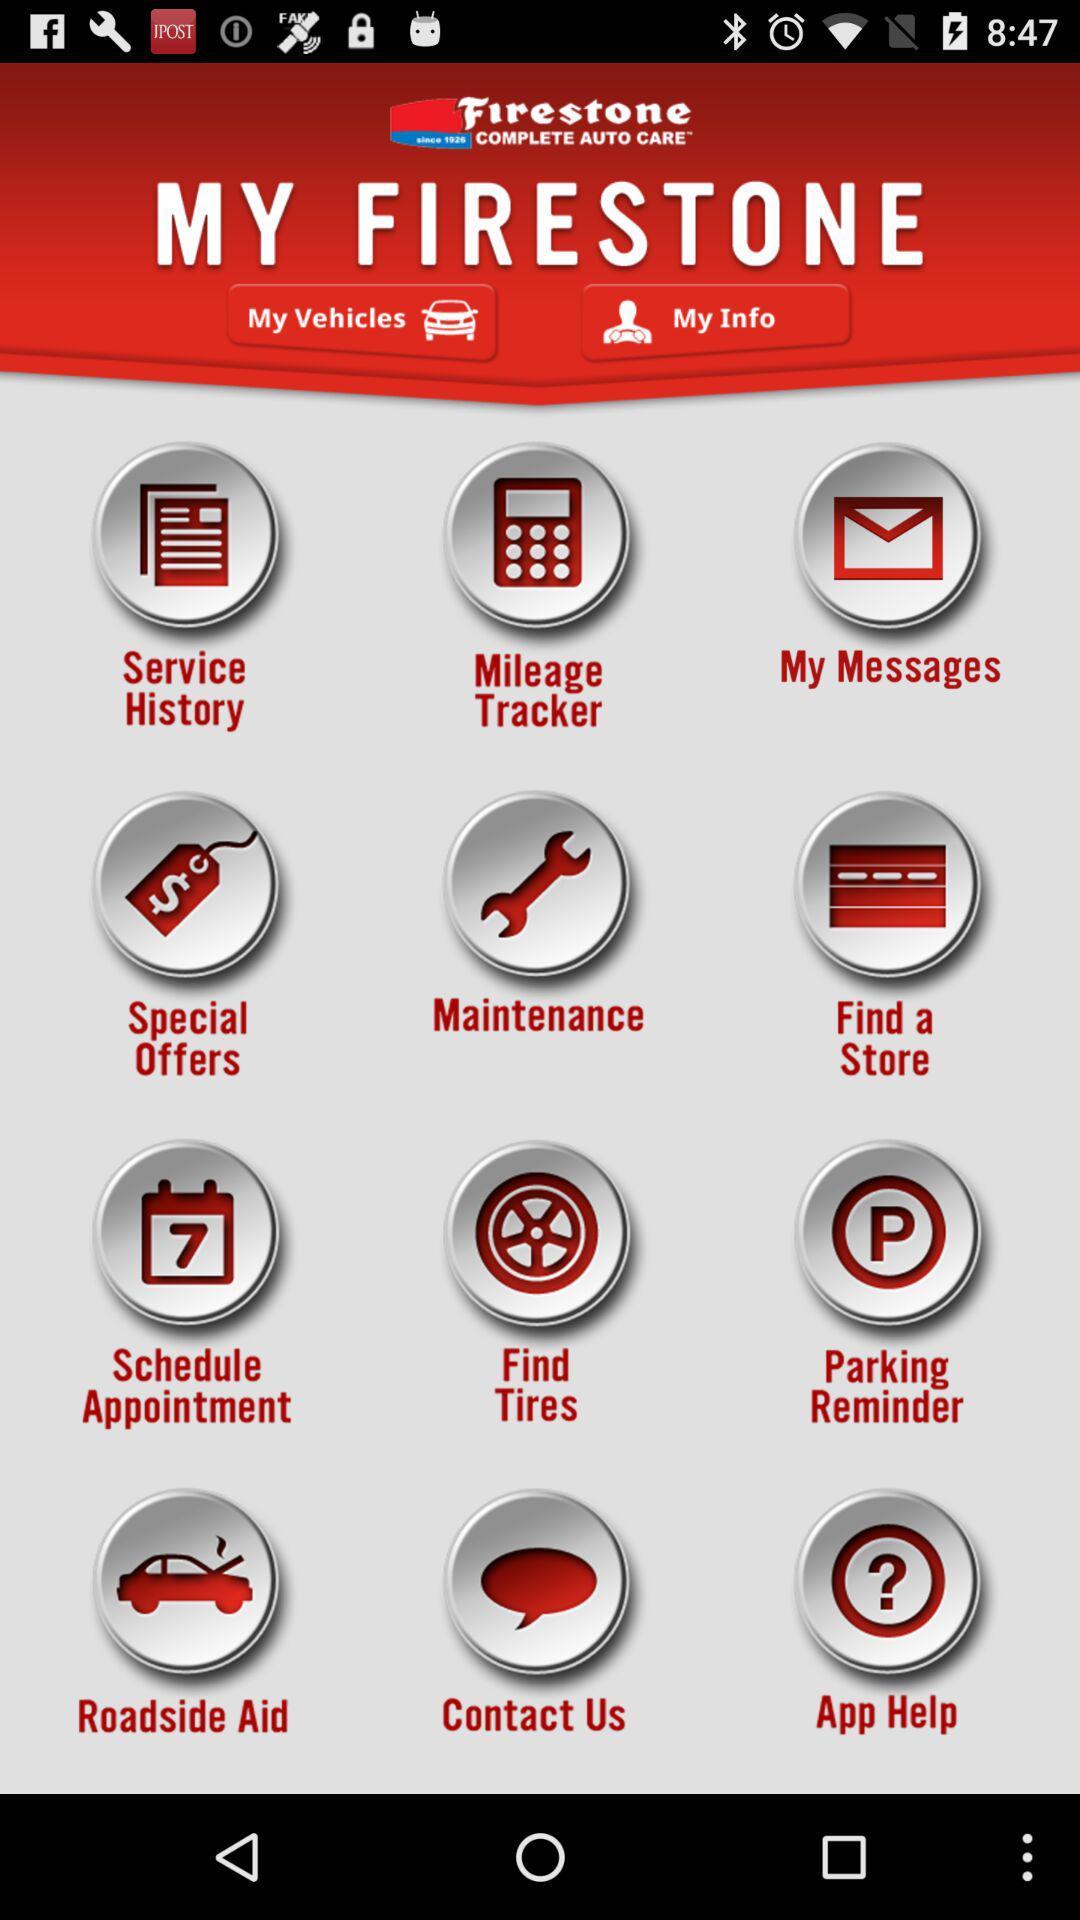  What do you see at coordinates (540, 586) in the screenshot?
I see `calculate the value` at bounding box center [540, 586].